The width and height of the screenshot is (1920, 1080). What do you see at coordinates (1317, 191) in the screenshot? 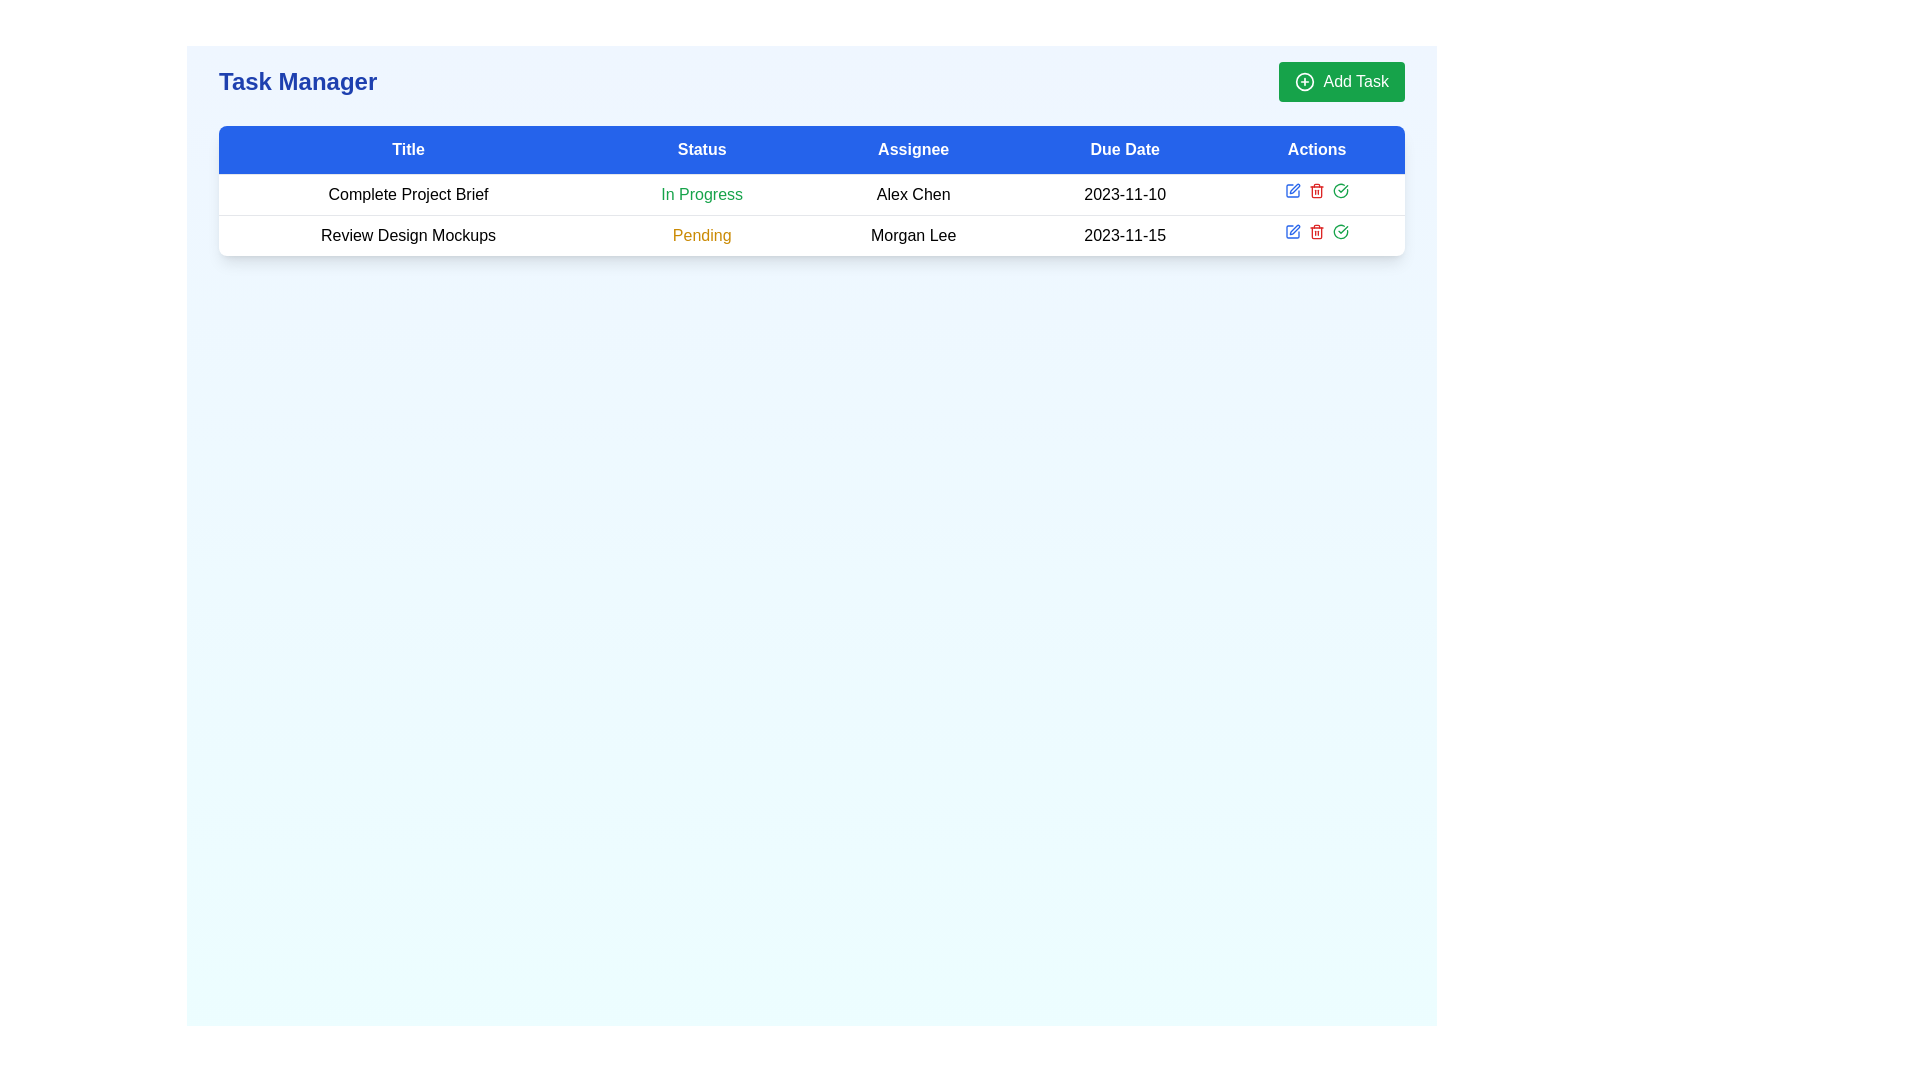
I see `the red trash can icon in the 'Actions' column of the task list table` at bounding box center [1317, 191].